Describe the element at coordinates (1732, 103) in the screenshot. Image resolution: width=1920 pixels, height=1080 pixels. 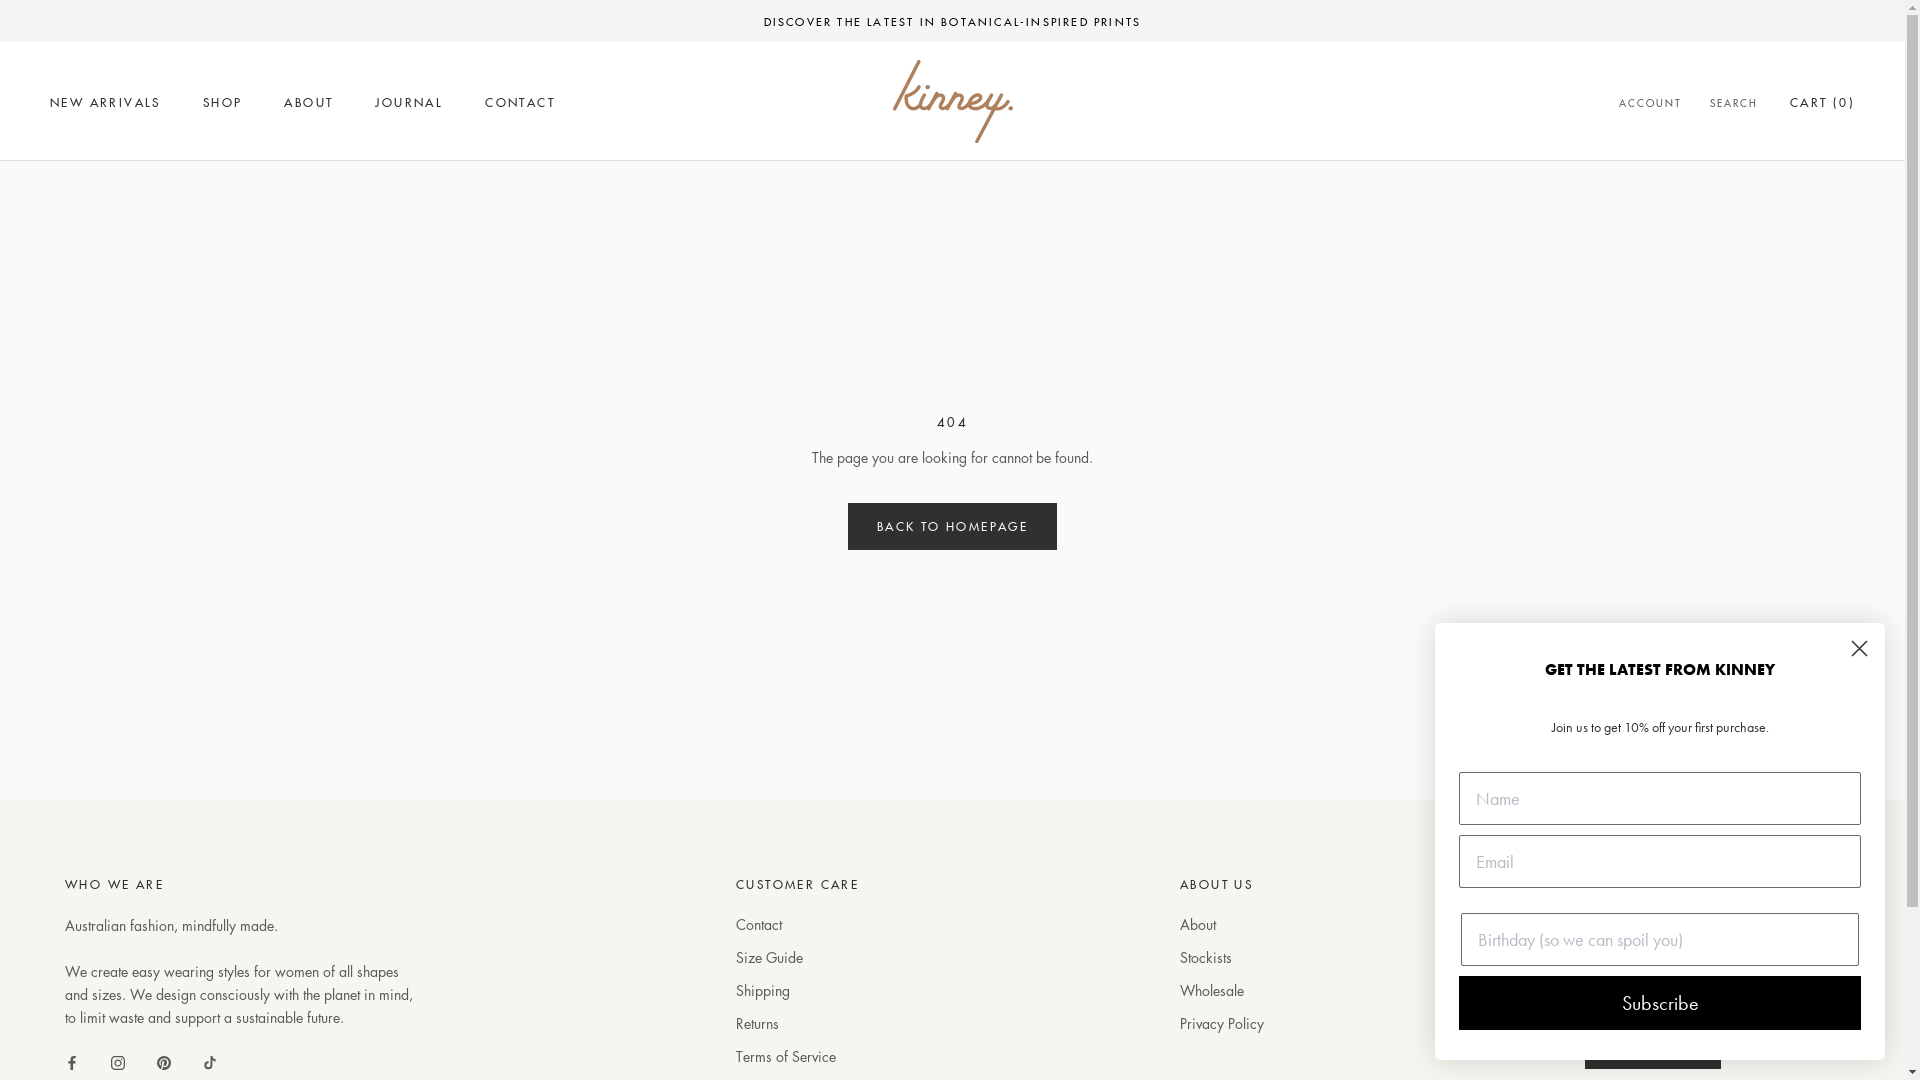
I see `'SEARCH'` at that location.